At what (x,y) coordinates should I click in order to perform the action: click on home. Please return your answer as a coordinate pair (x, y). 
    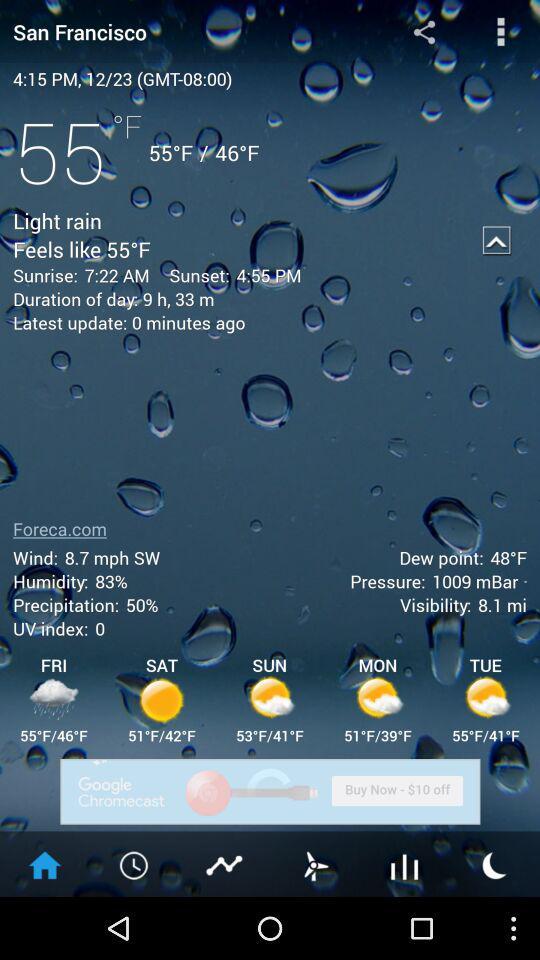
    Looking at the image, I should click on (44, 863).